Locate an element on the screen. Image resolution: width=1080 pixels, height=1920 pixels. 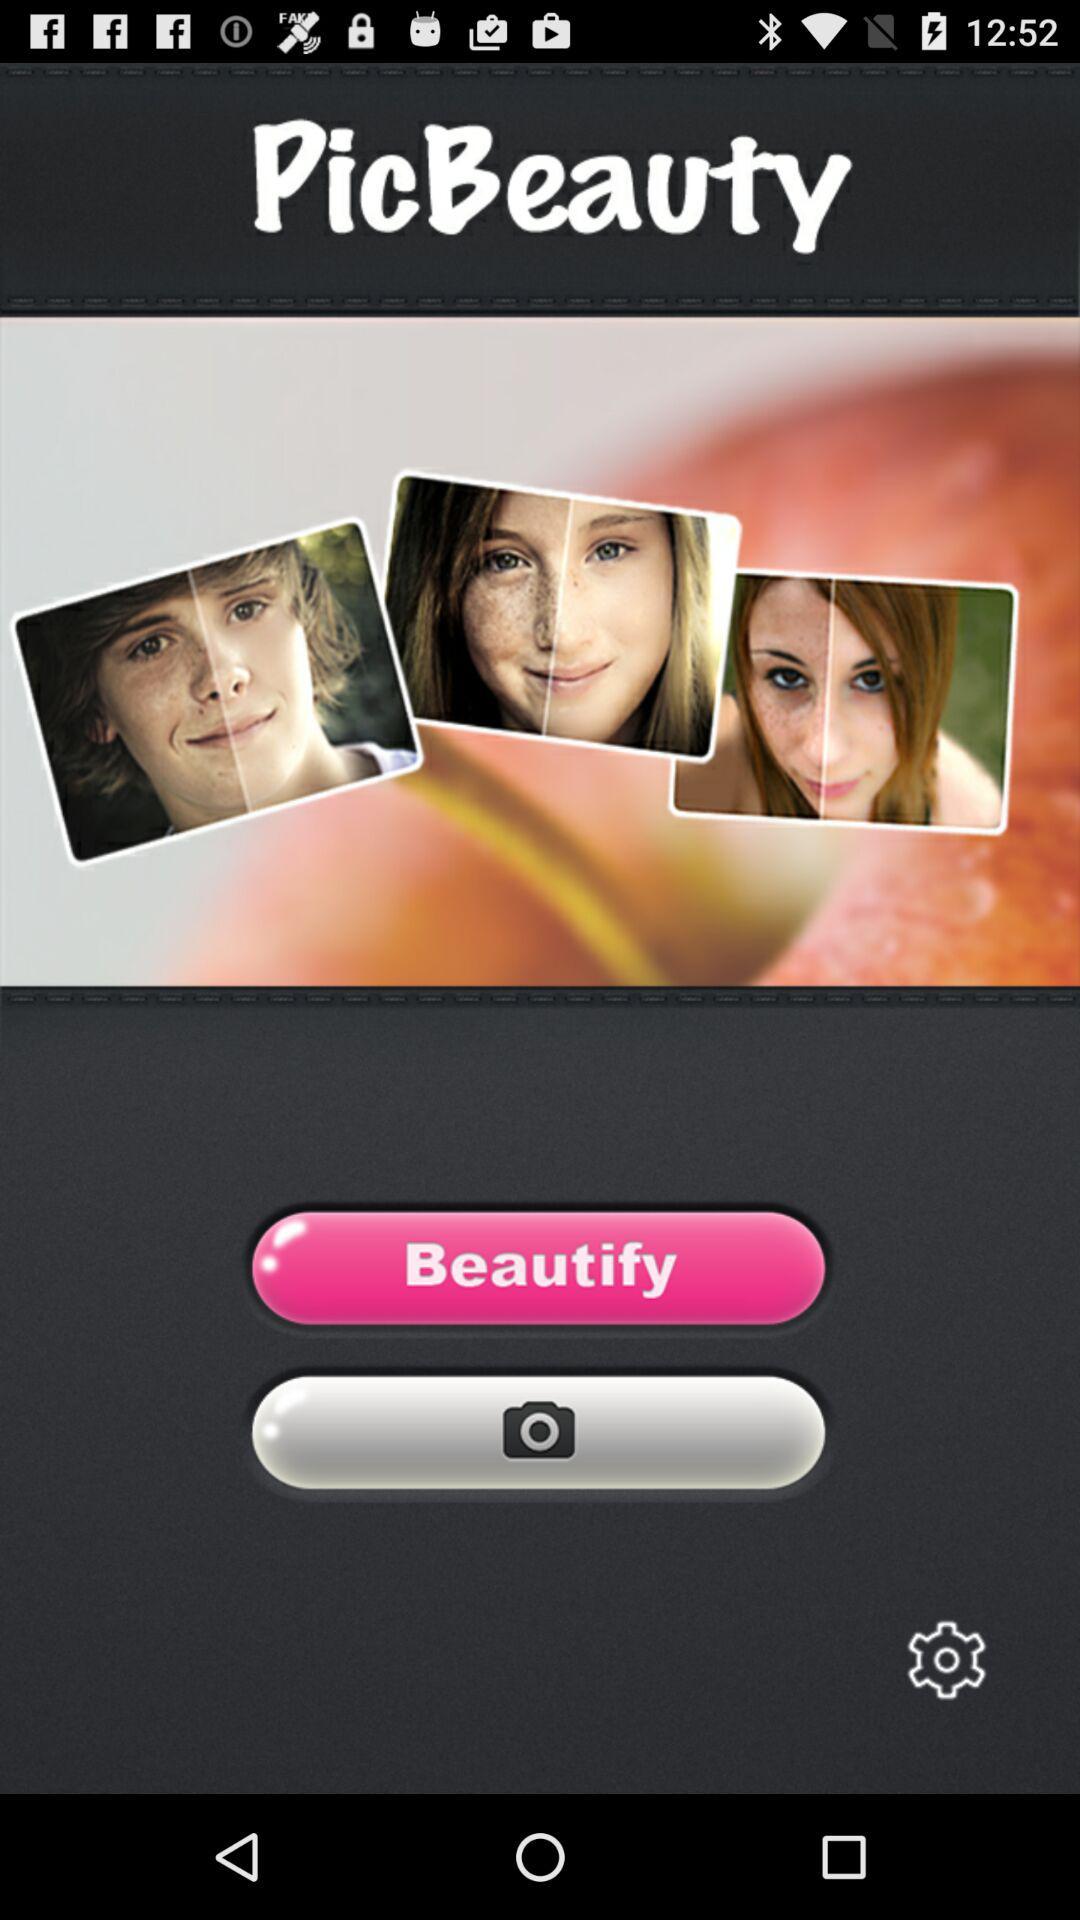
the image is located at coordinates (538, 1272).